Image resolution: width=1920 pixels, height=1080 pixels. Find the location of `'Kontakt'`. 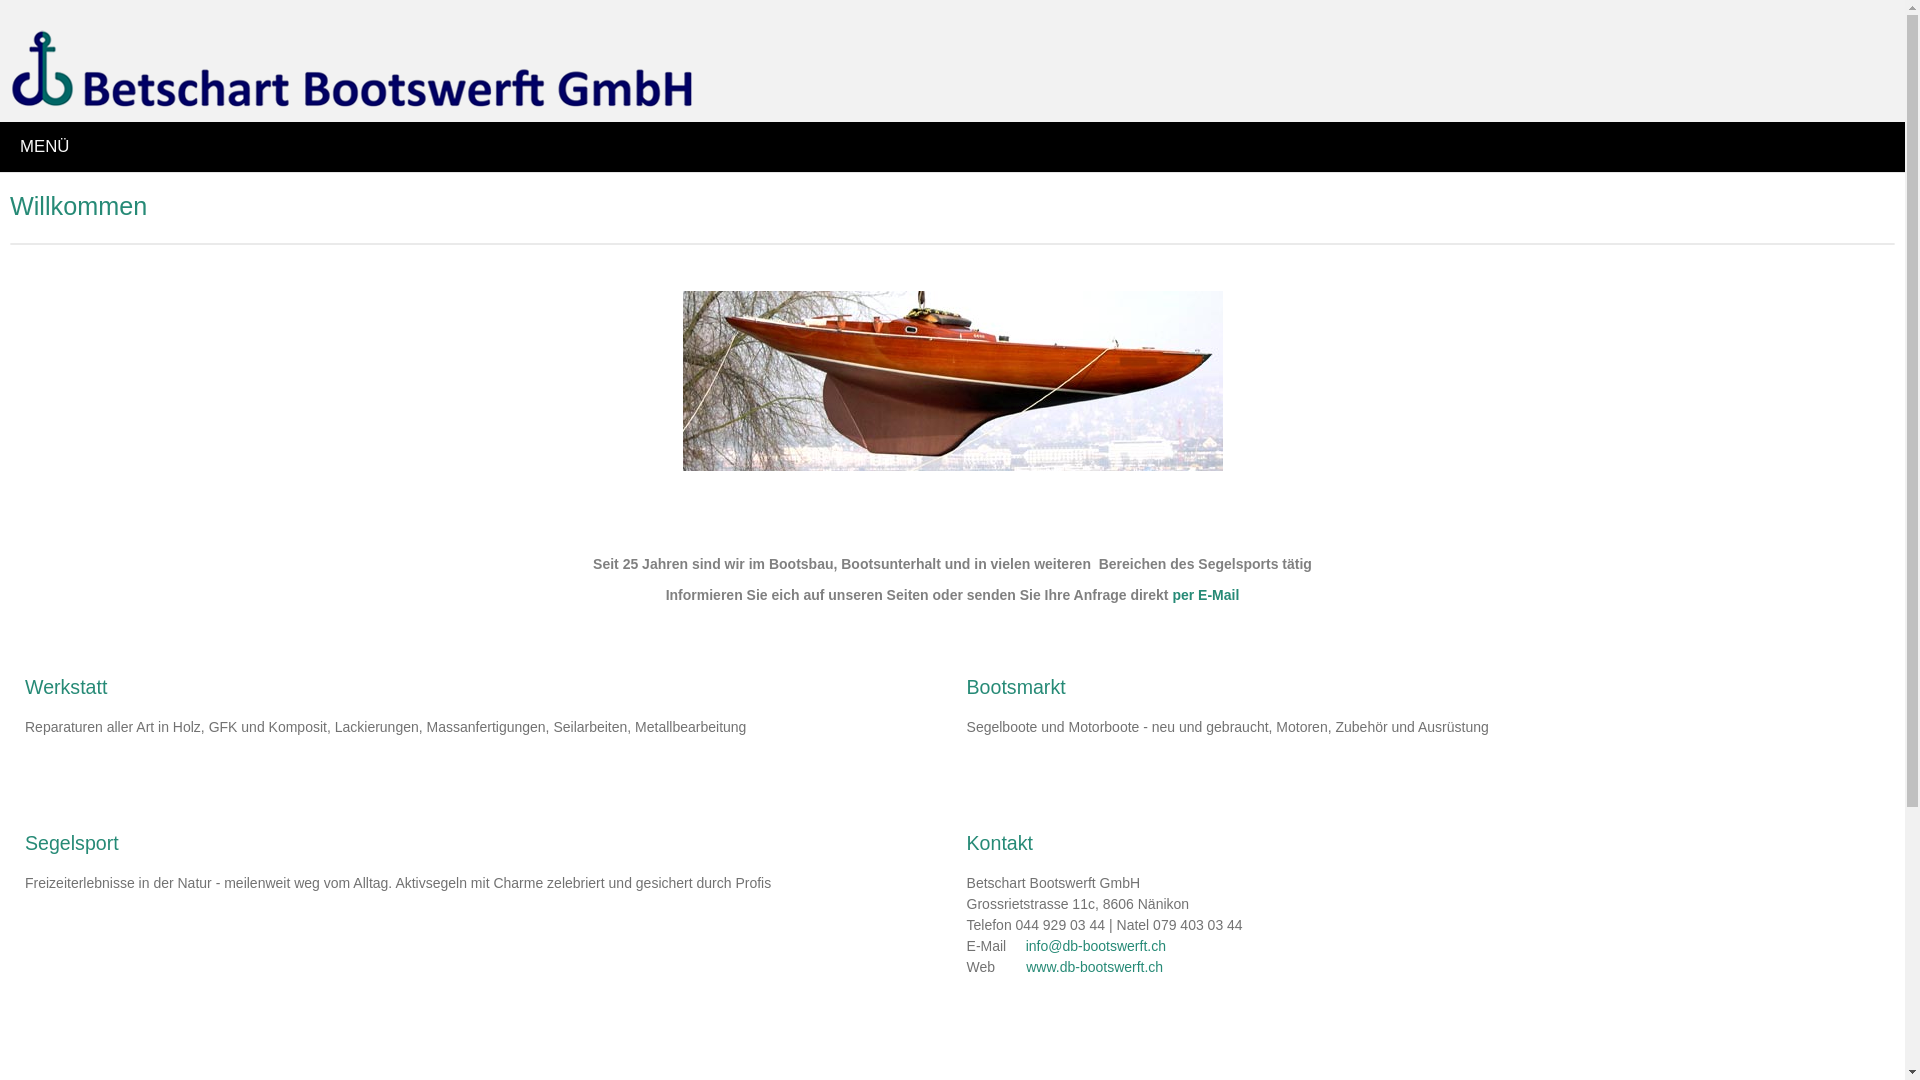

'Kontakt' is located at coordinates (999, 843).